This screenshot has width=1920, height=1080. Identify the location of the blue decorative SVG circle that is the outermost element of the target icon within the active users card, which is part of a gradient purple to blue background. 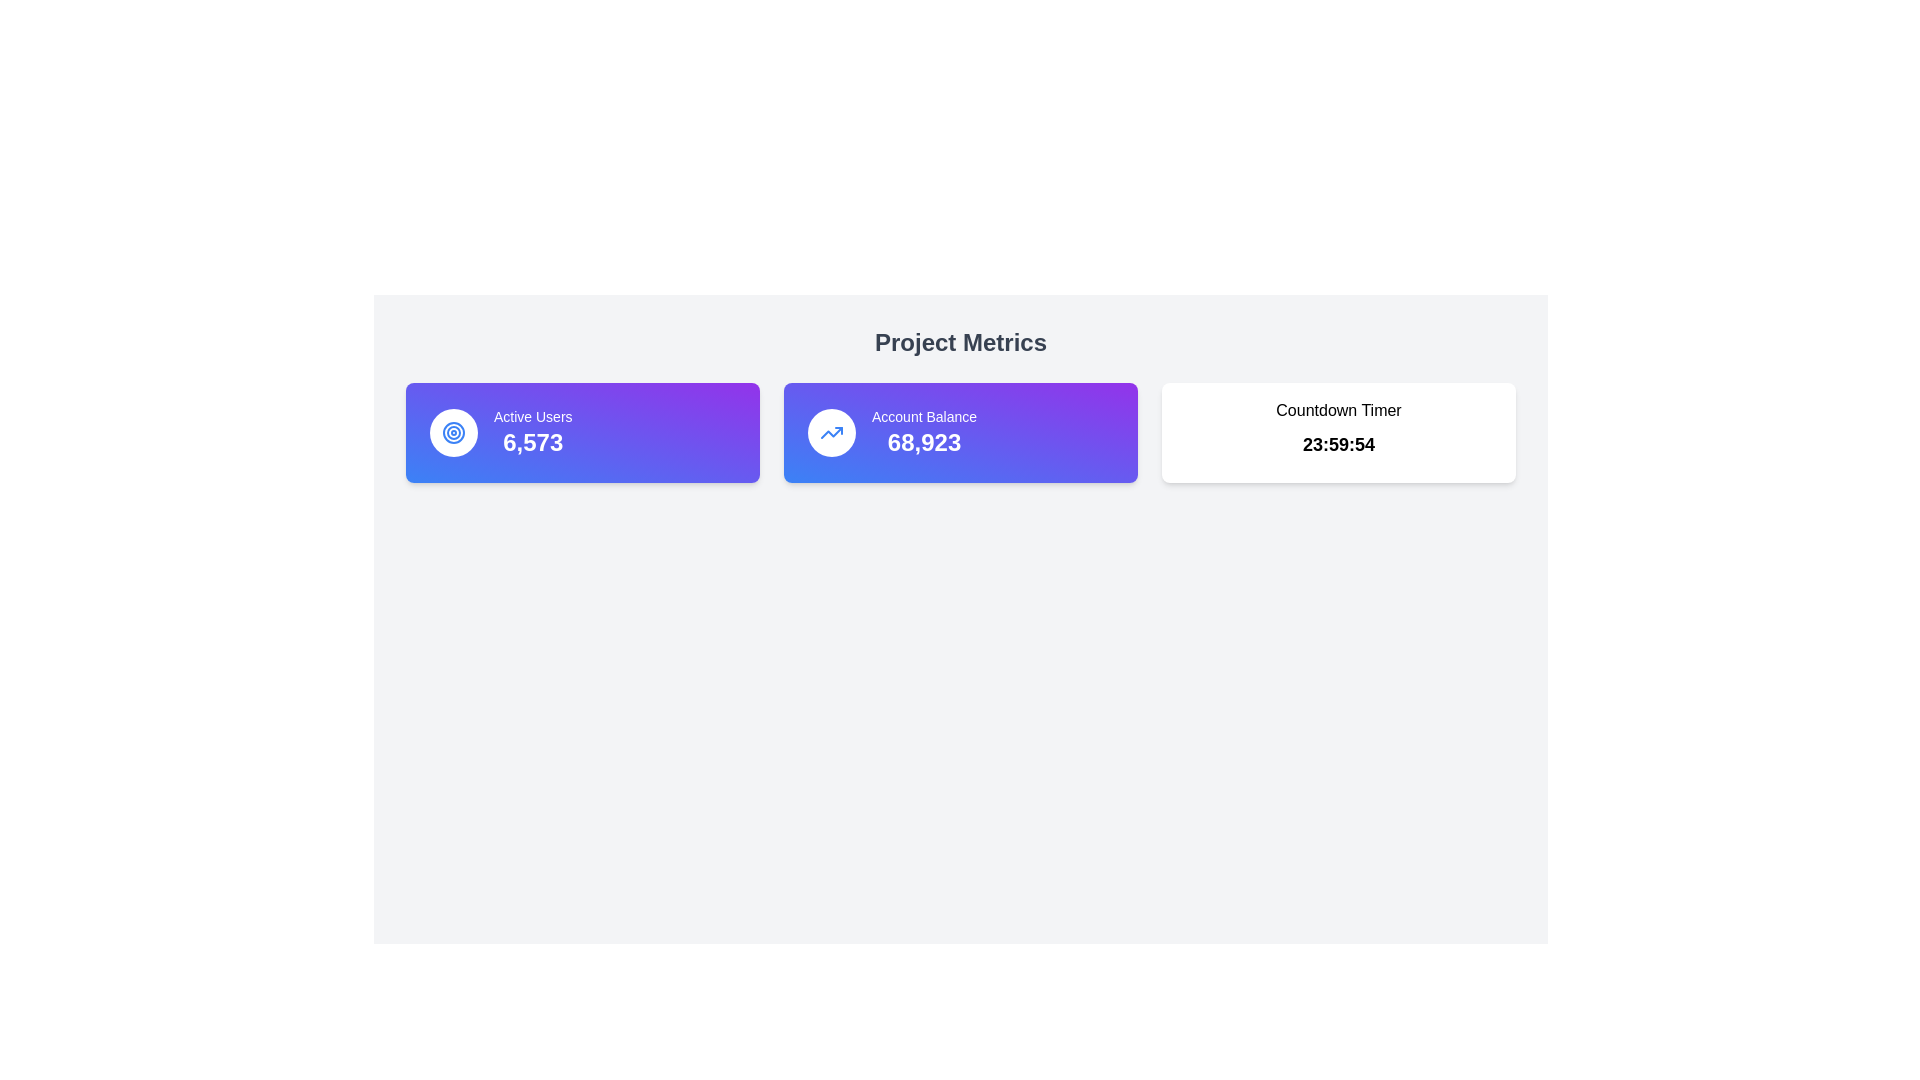
(453, 431).